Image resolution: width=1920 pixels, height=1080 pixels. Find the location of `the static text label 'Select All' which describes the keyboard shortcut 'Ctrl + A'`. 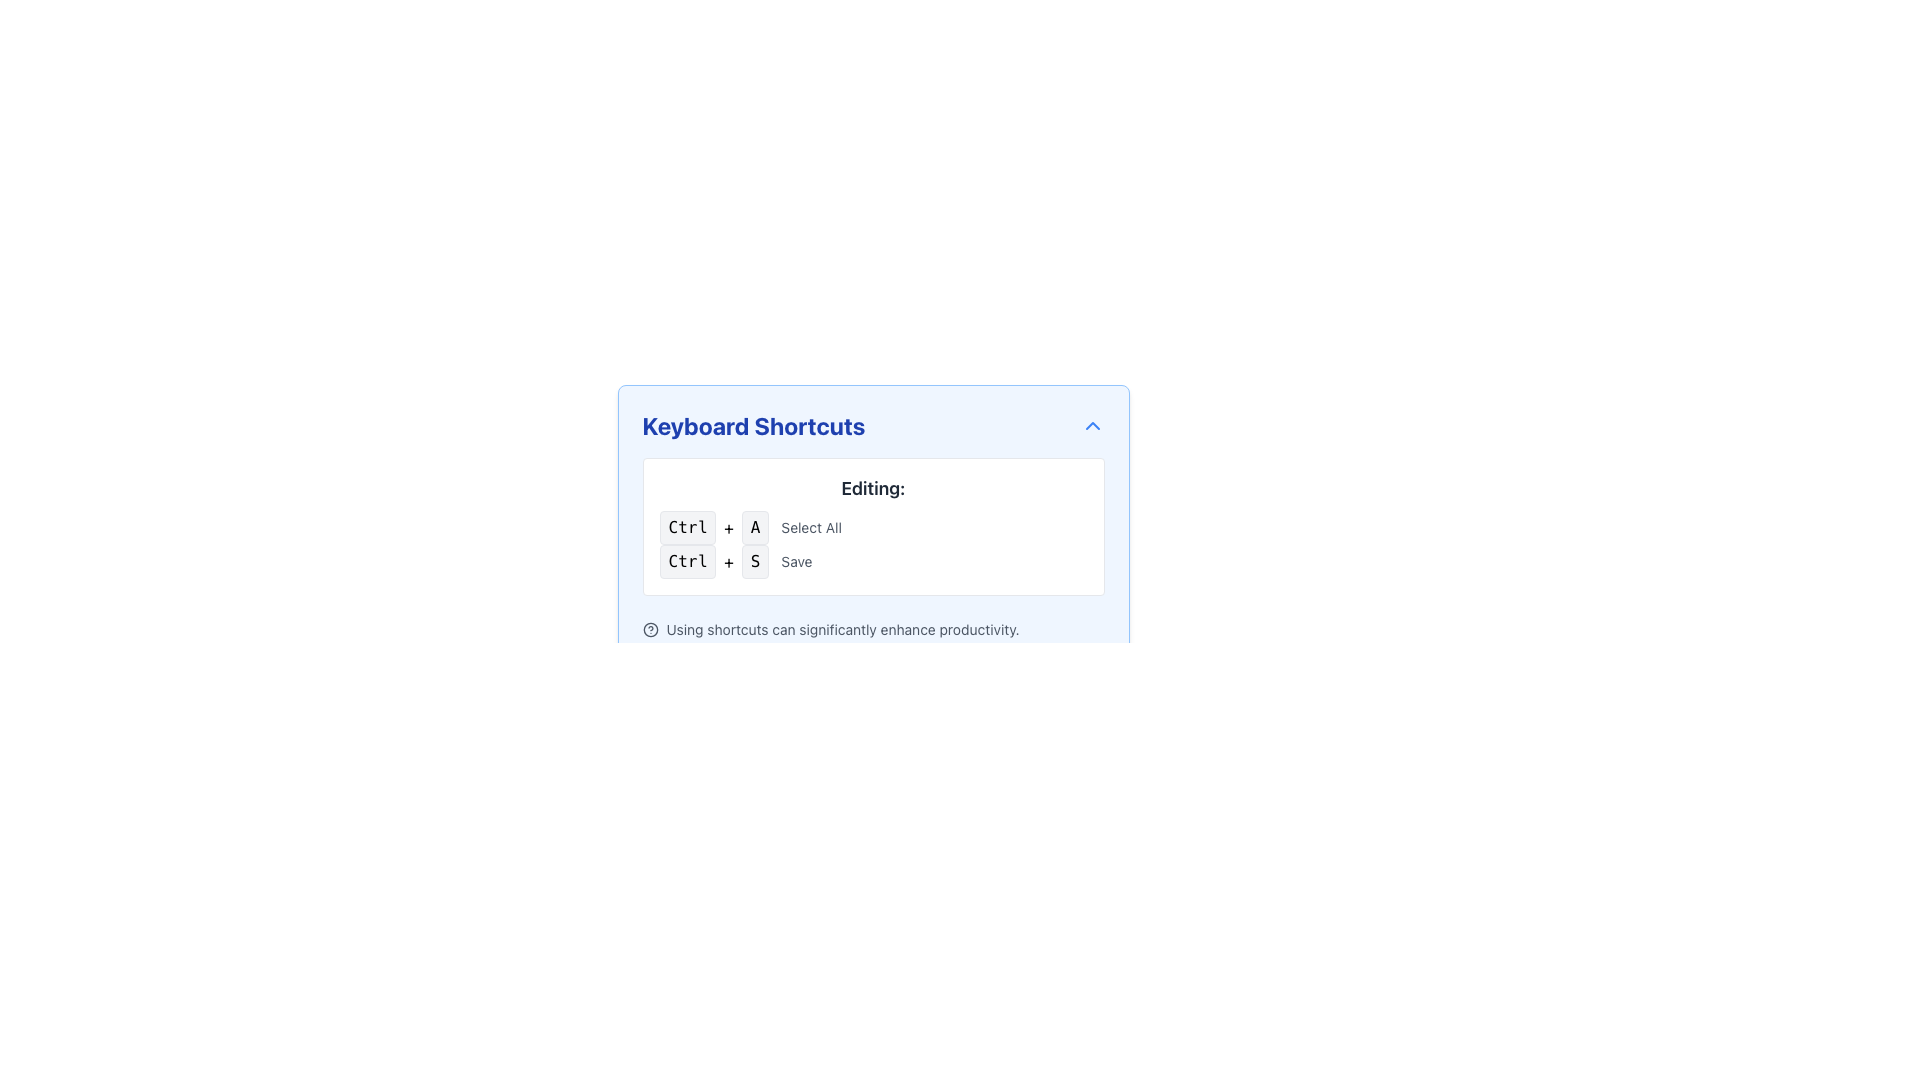

the static text label 'Select All' which describes the keyboard shortcut 'Ctrl + A' is located at coordinates (811, 527).